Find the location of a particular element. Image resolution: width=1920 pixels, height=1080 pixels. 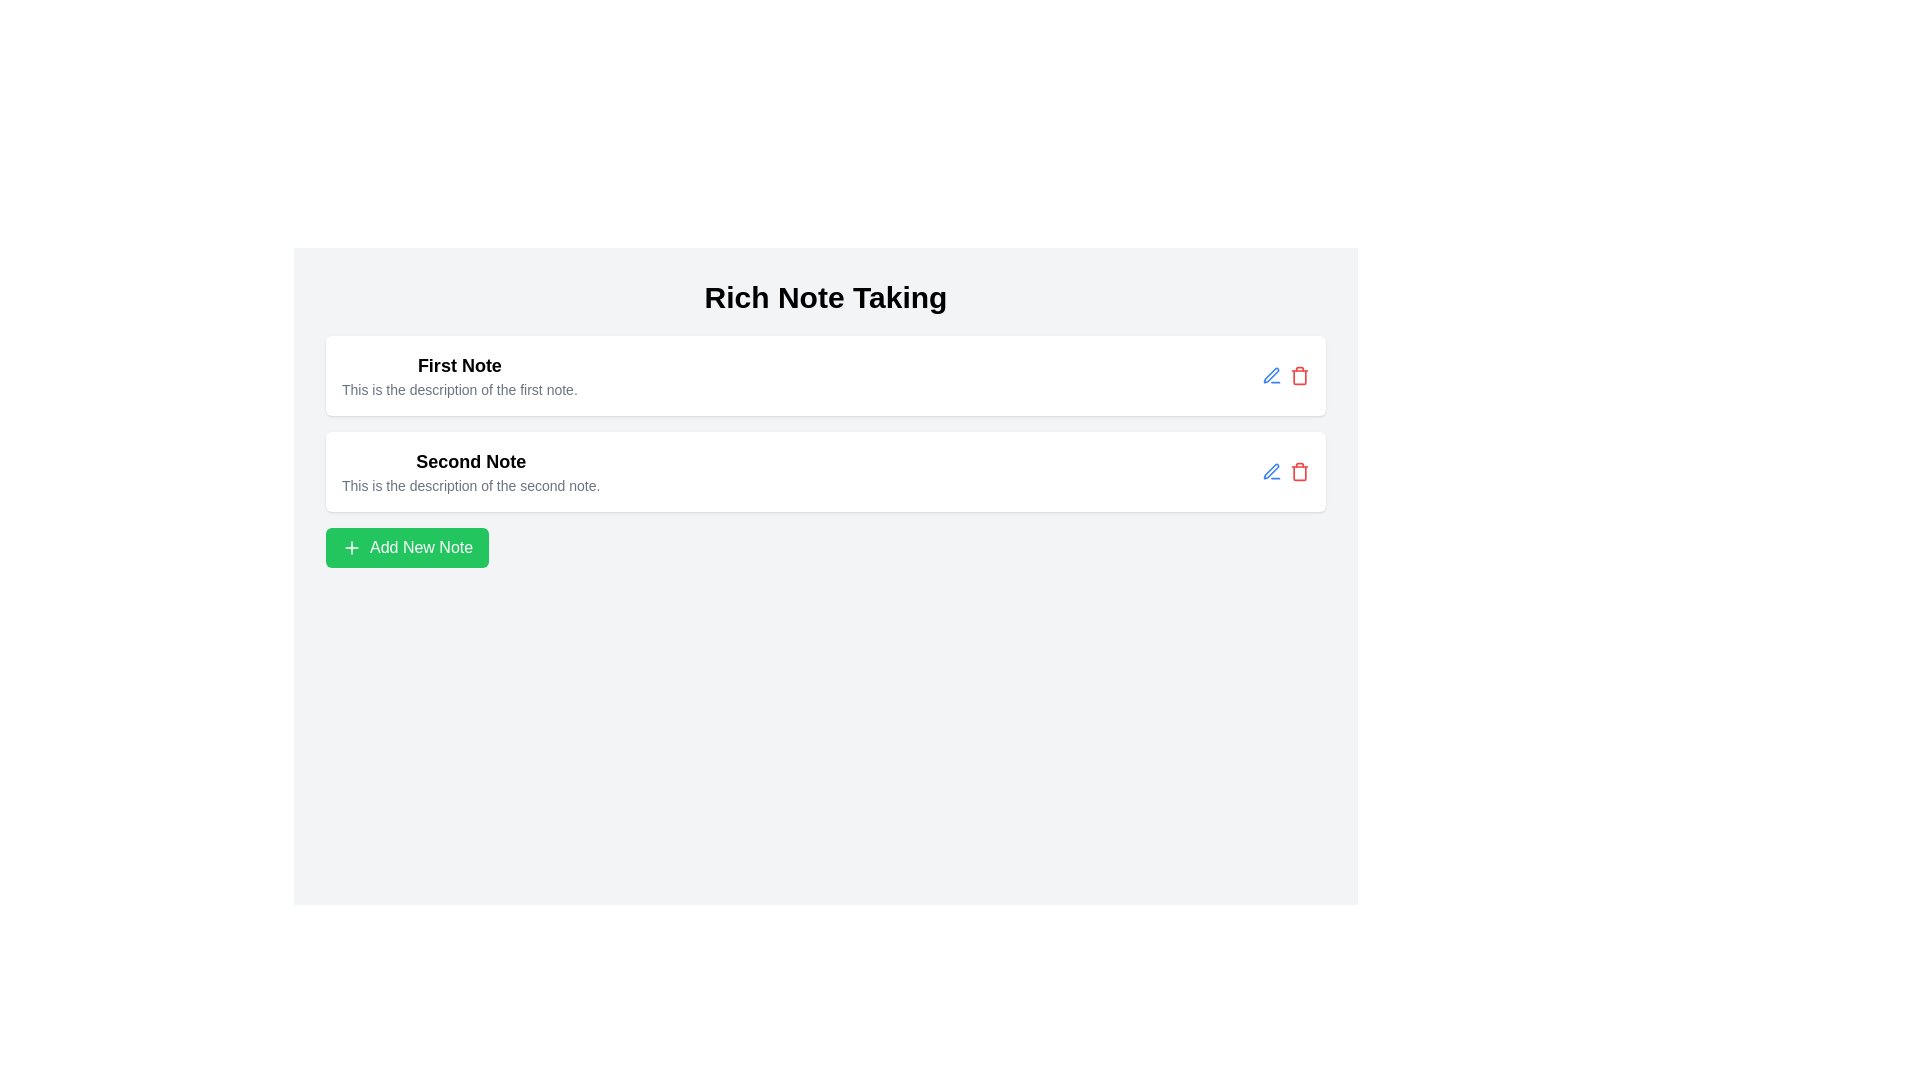

bold and large text label element that reads 'Rich Note Taking', prominently placed at the top center of the interface is located at coordinates (825, 297).